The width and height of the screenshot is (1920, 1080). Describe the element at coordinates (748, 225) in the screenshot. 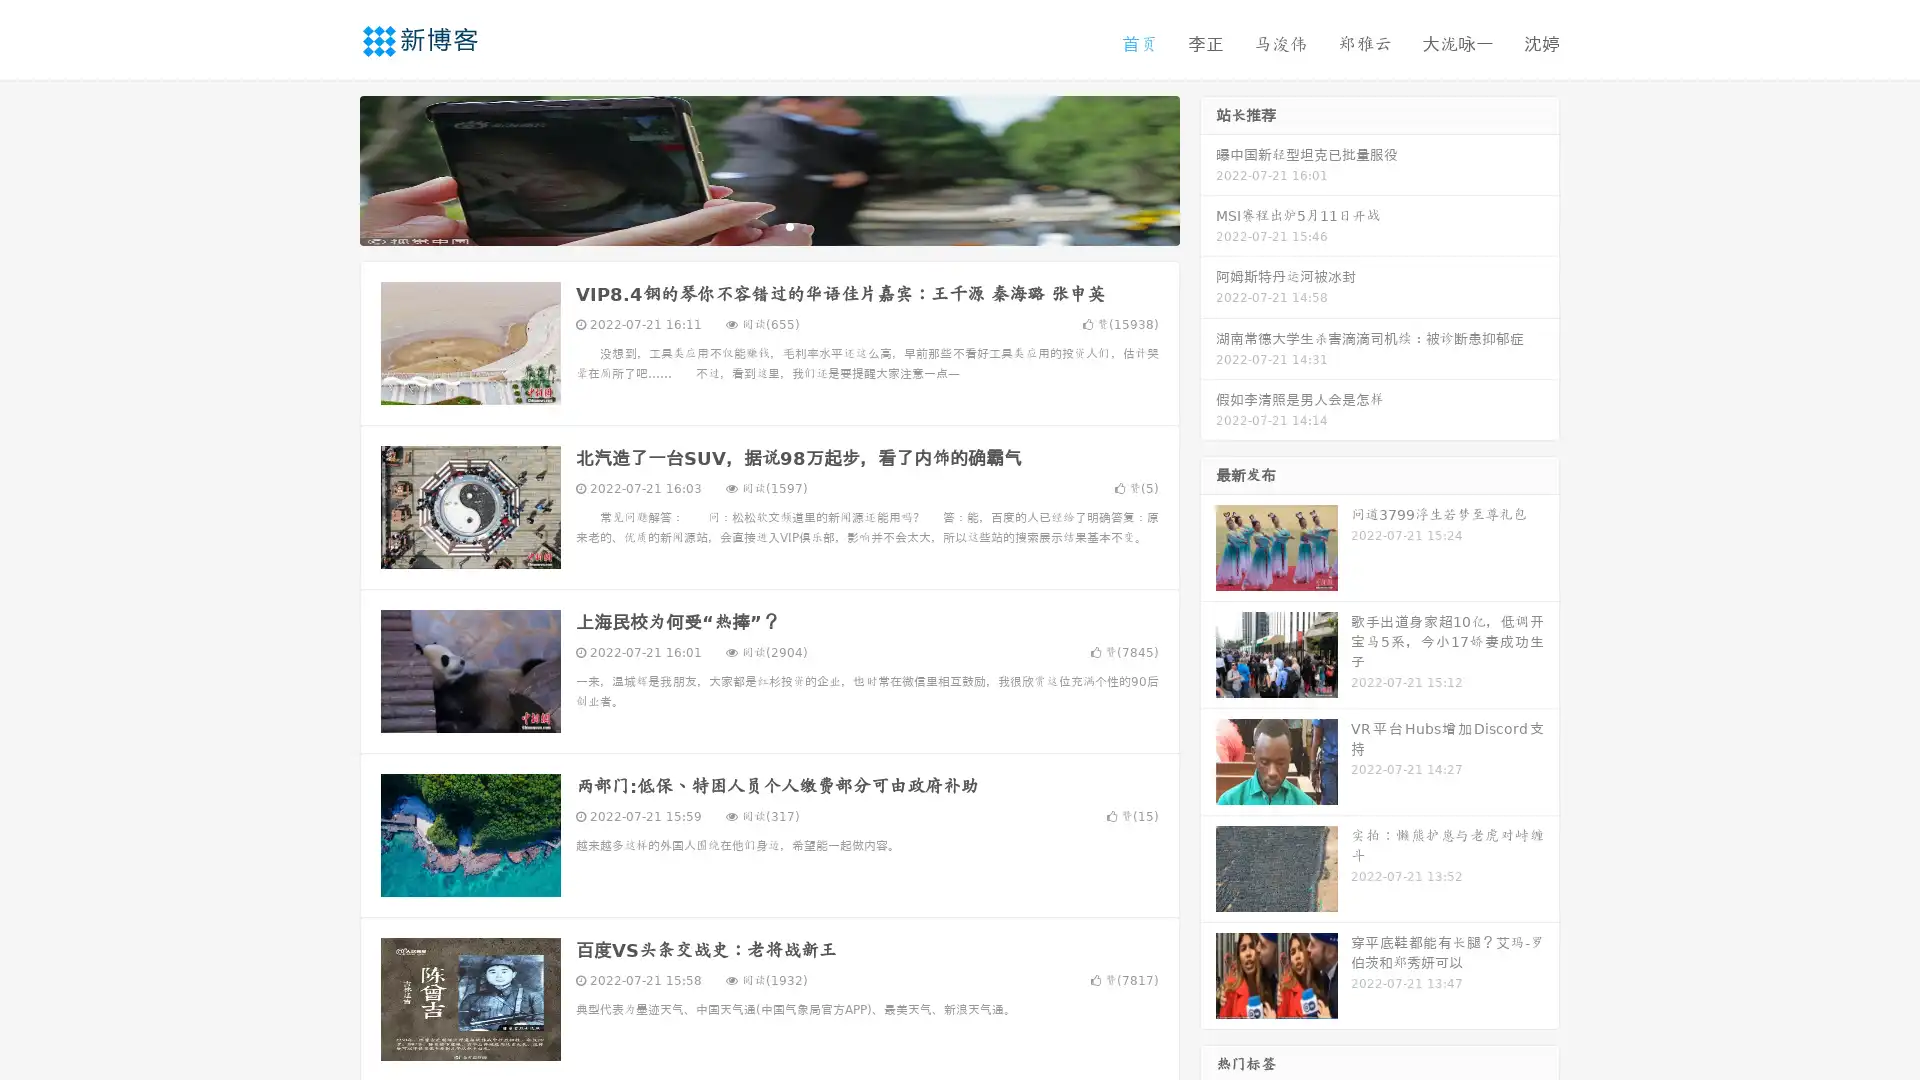

I see `Go to slide 1` at that location.